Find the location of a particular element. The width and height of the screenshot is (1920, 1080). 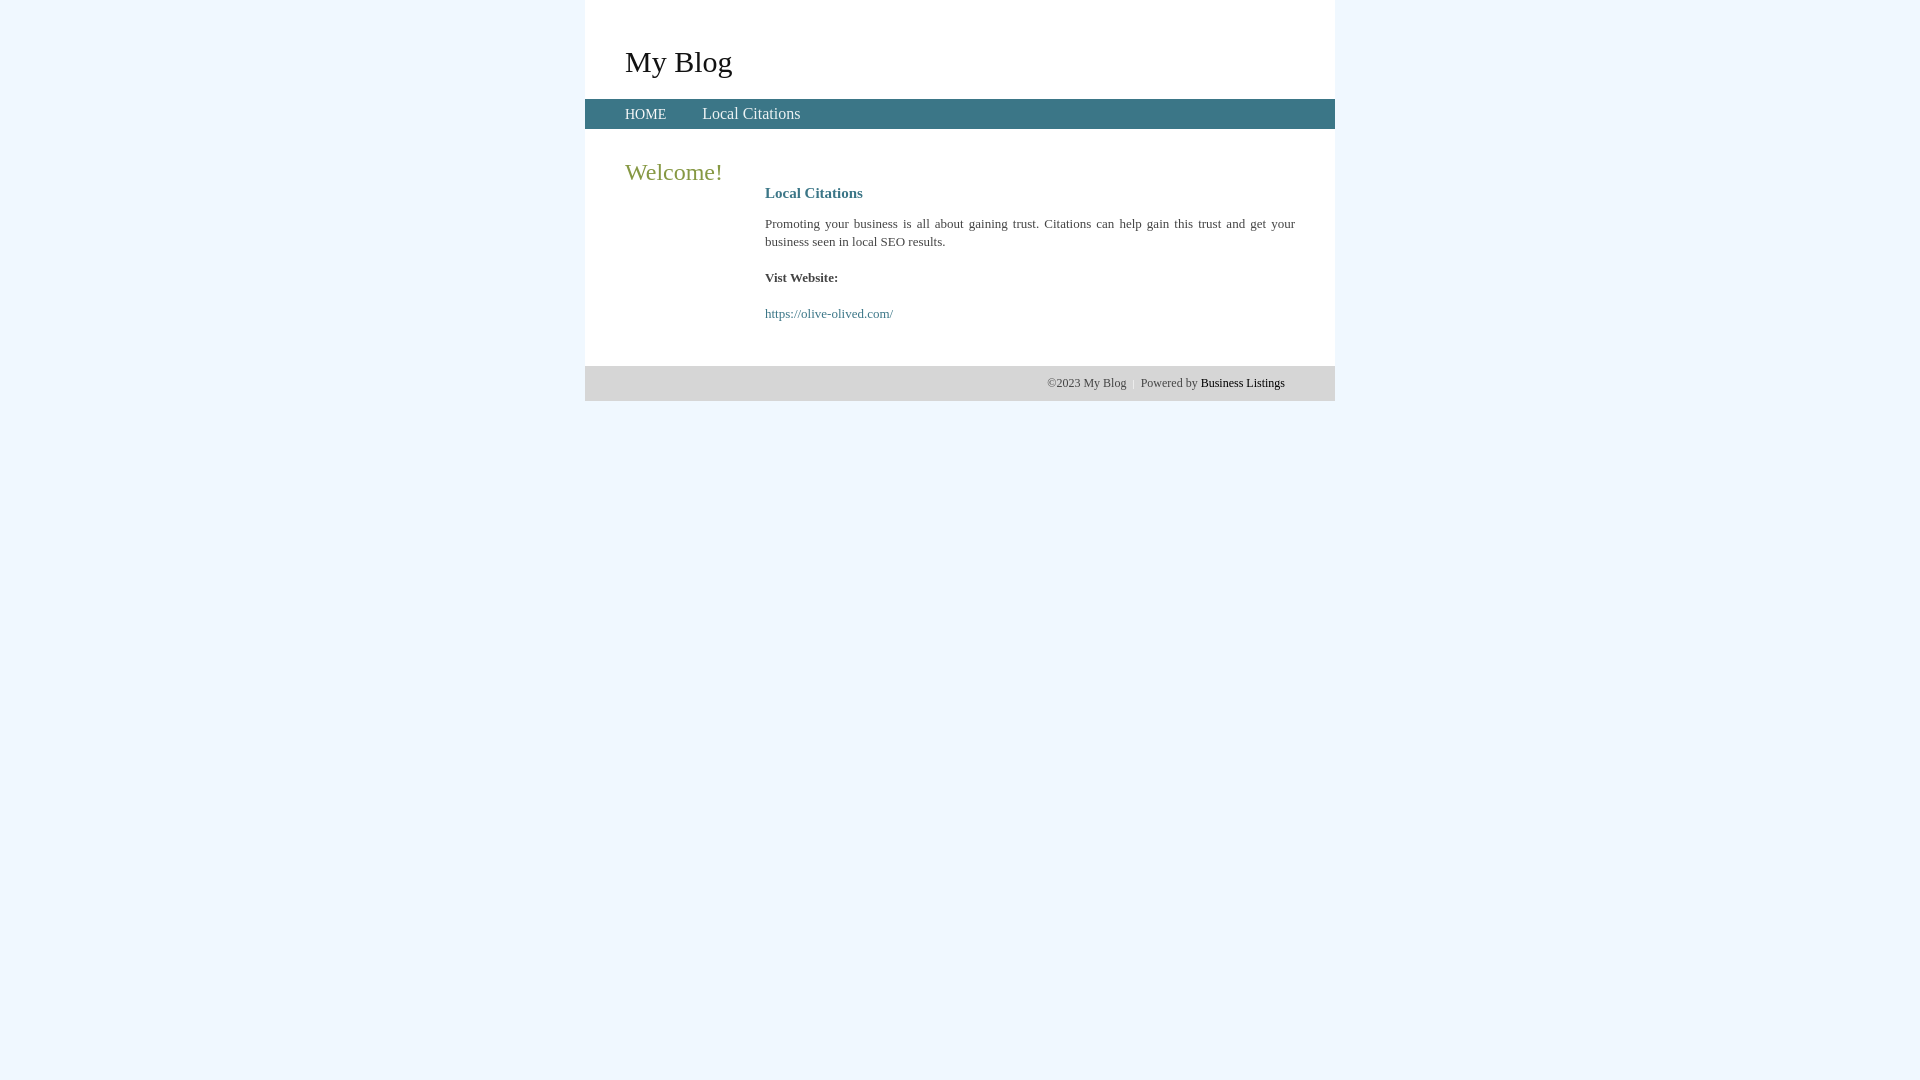

'Local Citations' is located at coordinates (749, 113).